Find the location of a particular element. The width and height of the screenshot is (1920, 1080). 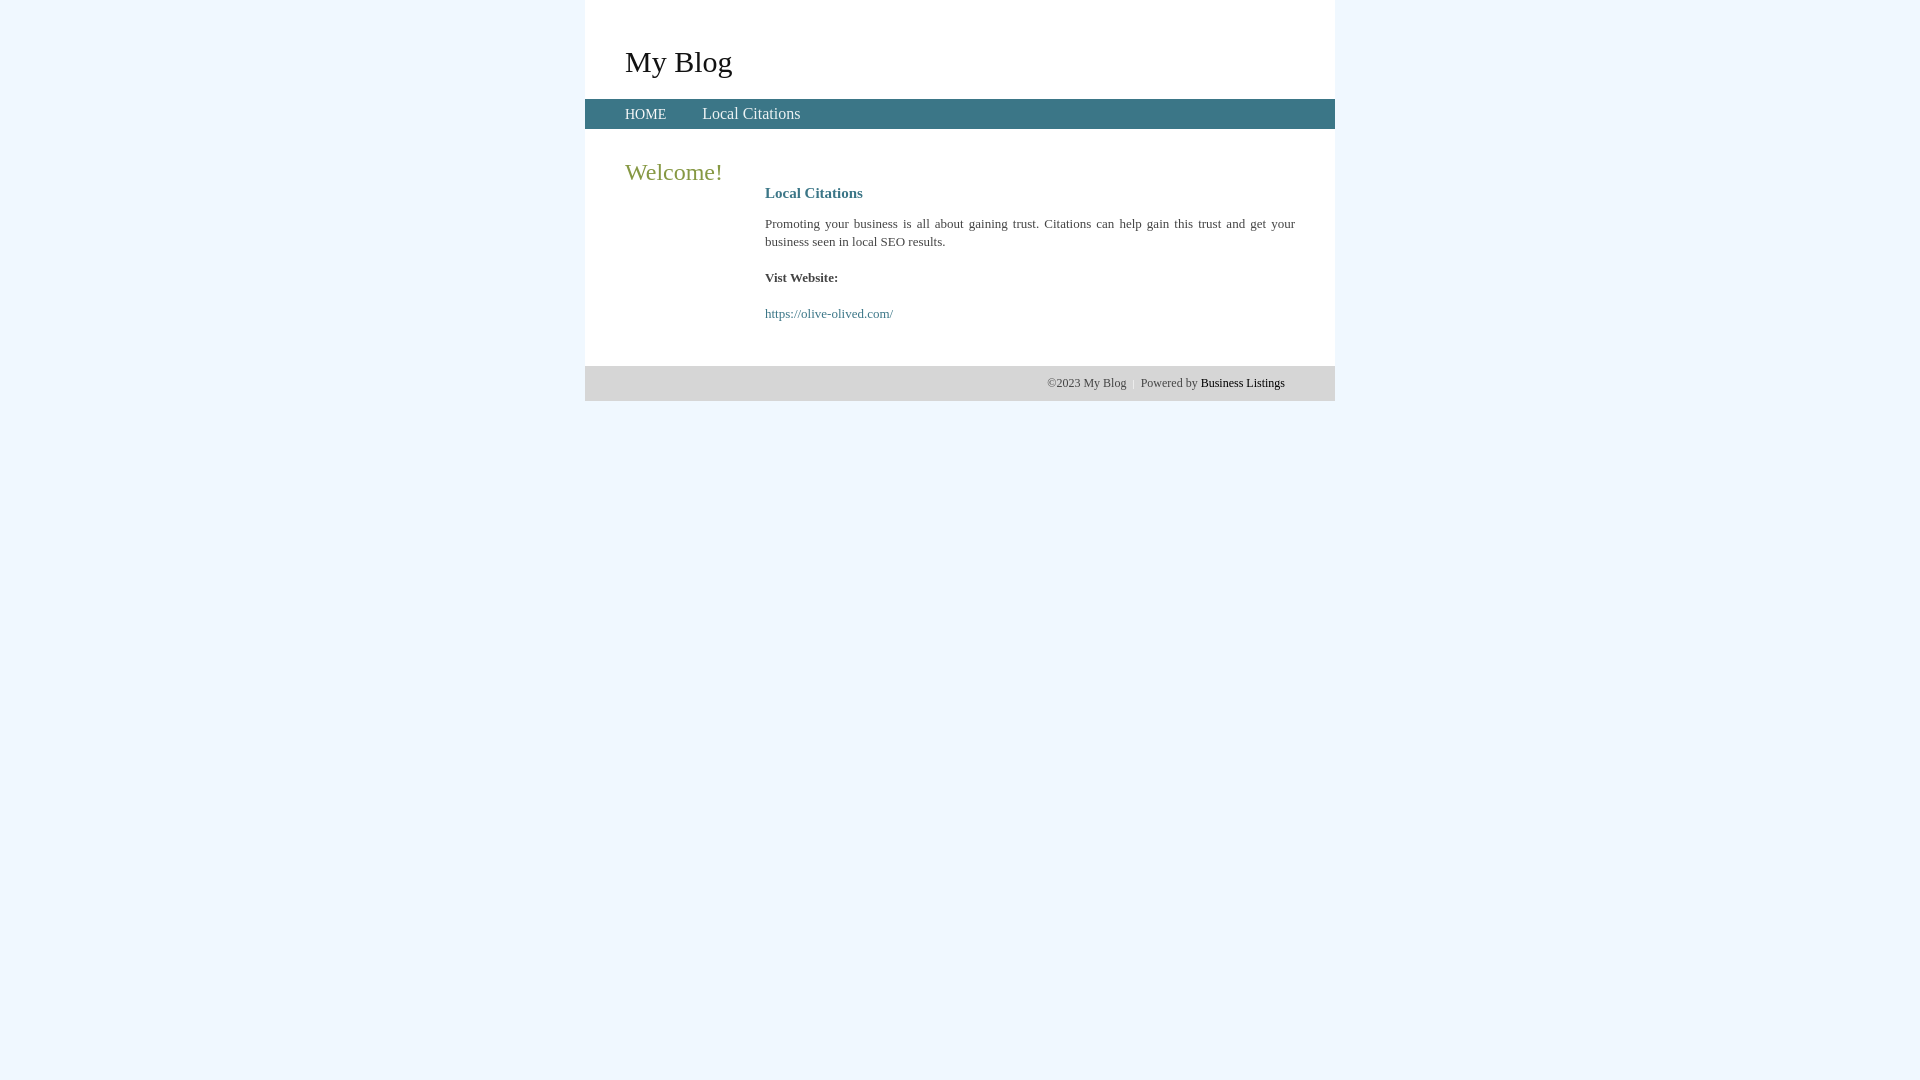

'Local Citations' is located at coordinates (749, 113).